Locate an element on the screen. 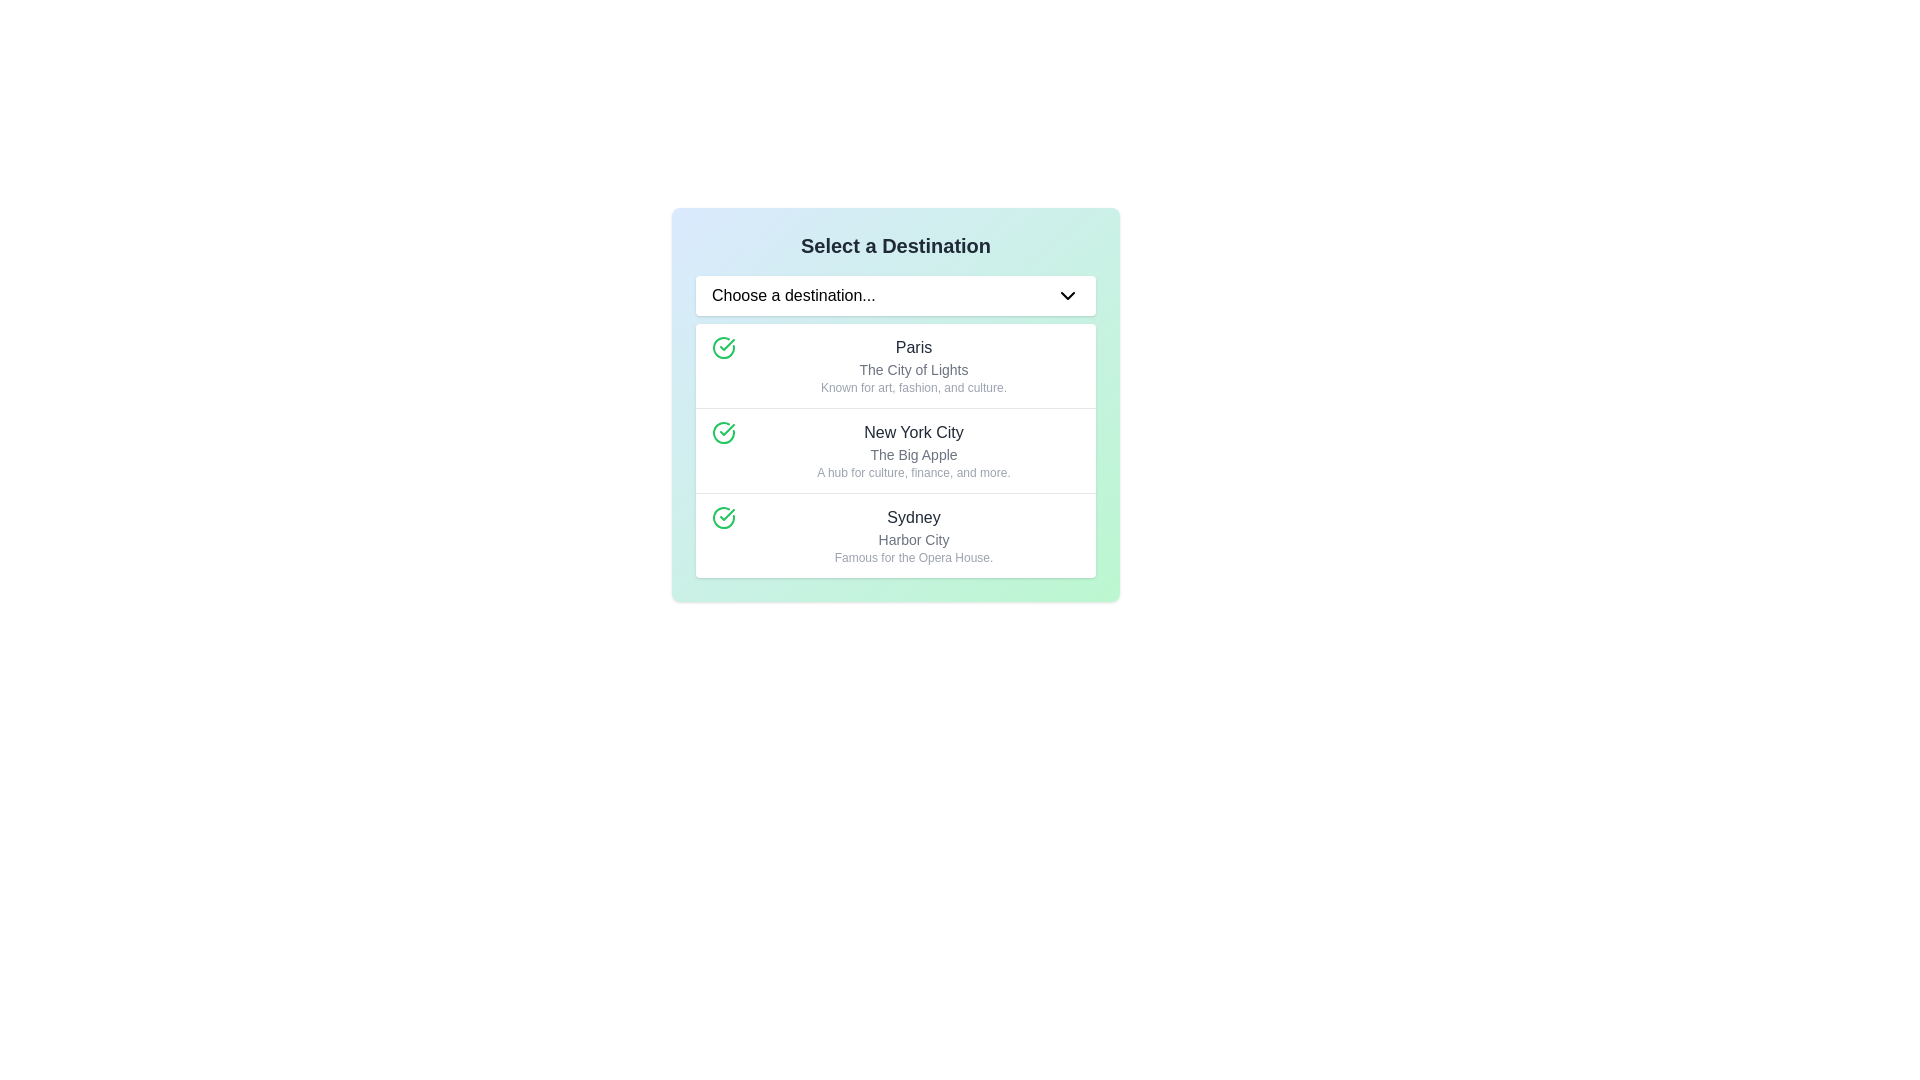 The image size is (1920, 1080). the Text label displaying 'New York City', which is a medium-sized gray font title located between 'Paris' and 'Sydney' is located at coordinates (912, 431).